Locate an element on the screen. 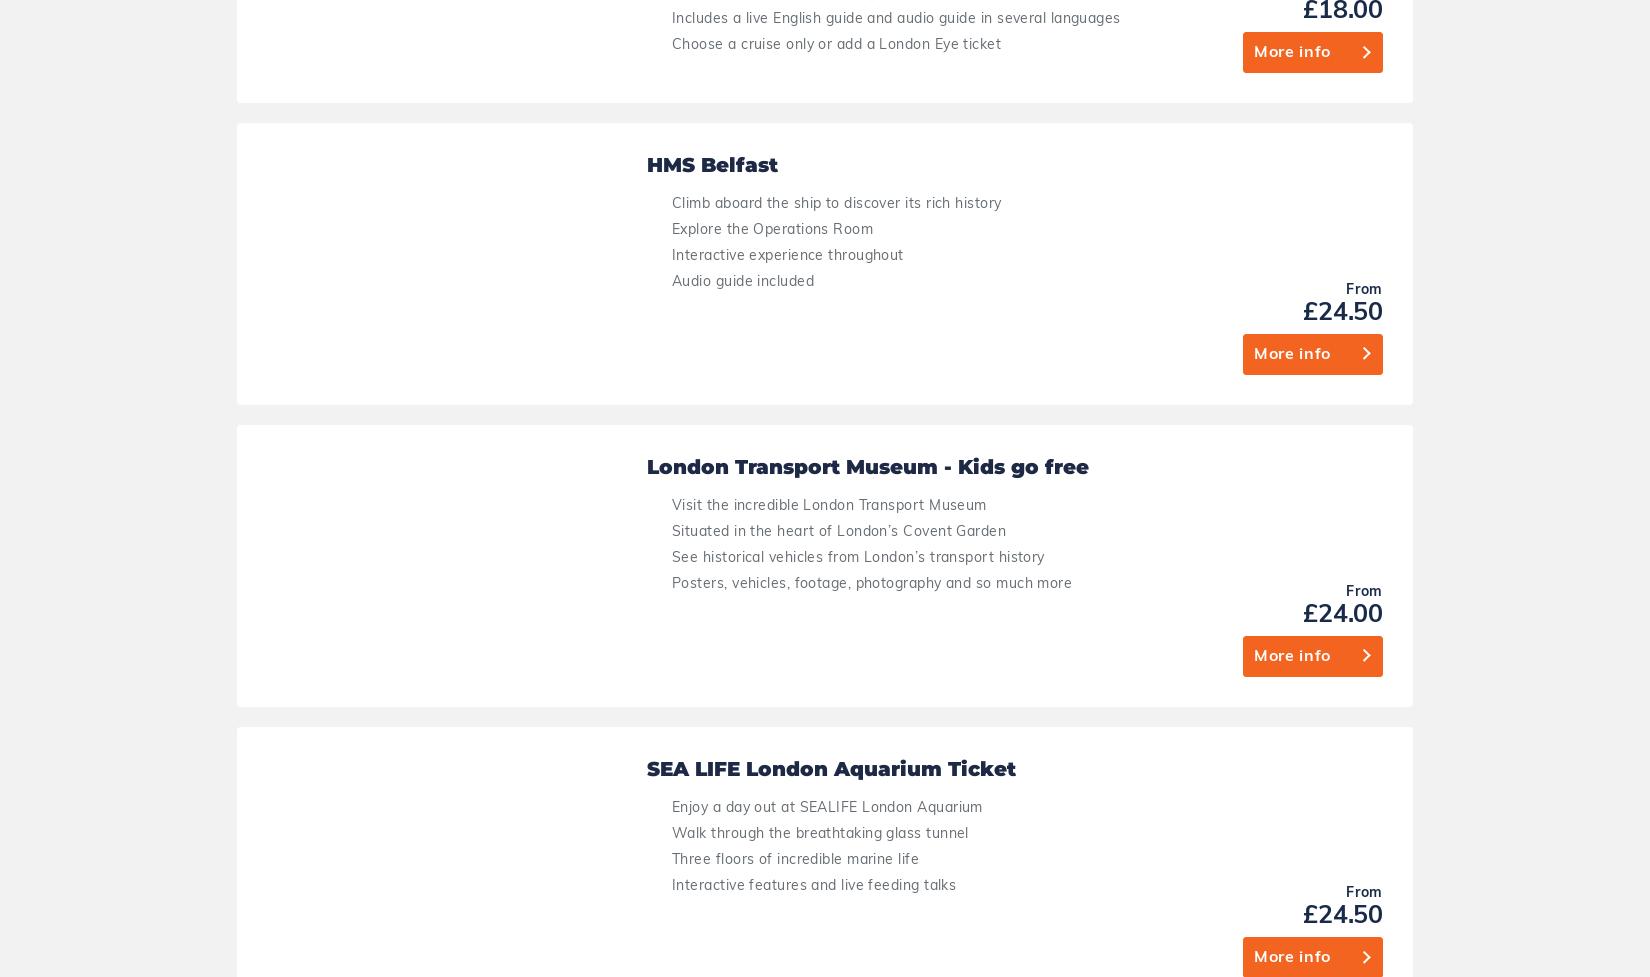 The width and height of the screenshot is (1650, 977). 'See historical vehicles from London’s transport history' is located at coordinates (794, 312).